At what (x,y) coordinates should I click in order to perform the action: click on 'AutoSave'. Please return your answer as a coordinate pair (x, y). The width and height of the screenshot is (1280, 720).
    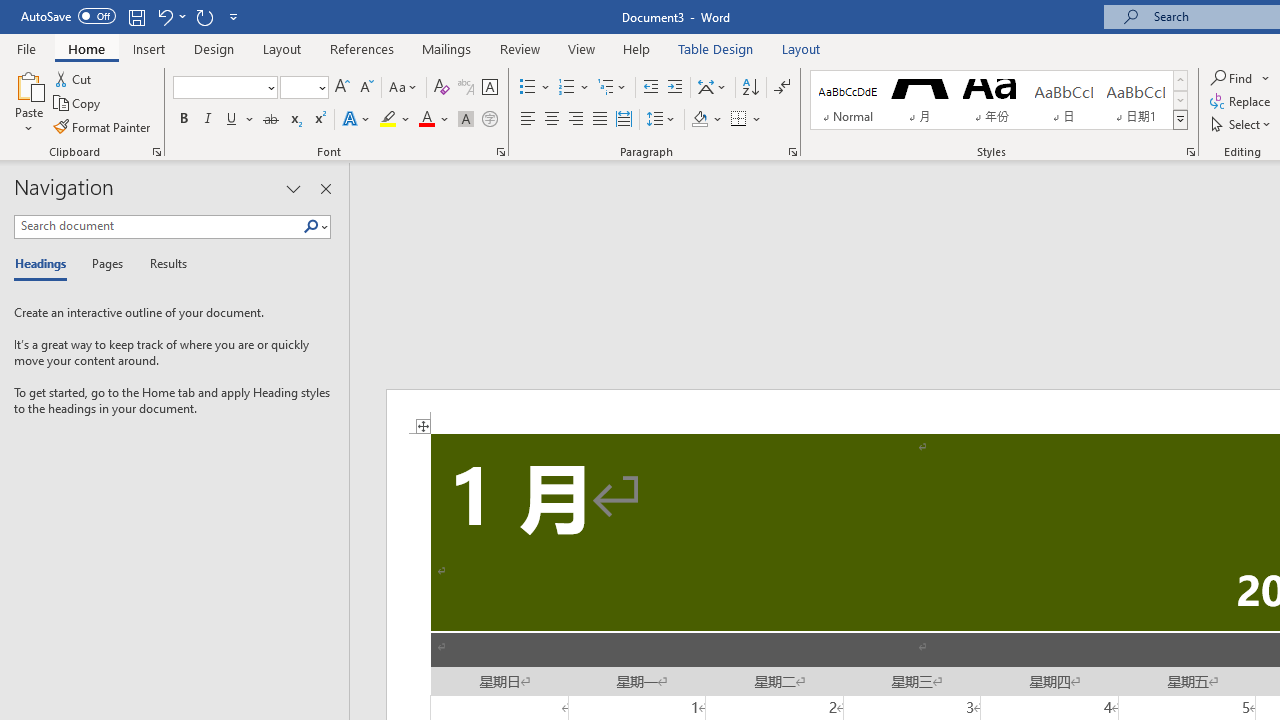
    Looking at the image, I should click on (68, 16).